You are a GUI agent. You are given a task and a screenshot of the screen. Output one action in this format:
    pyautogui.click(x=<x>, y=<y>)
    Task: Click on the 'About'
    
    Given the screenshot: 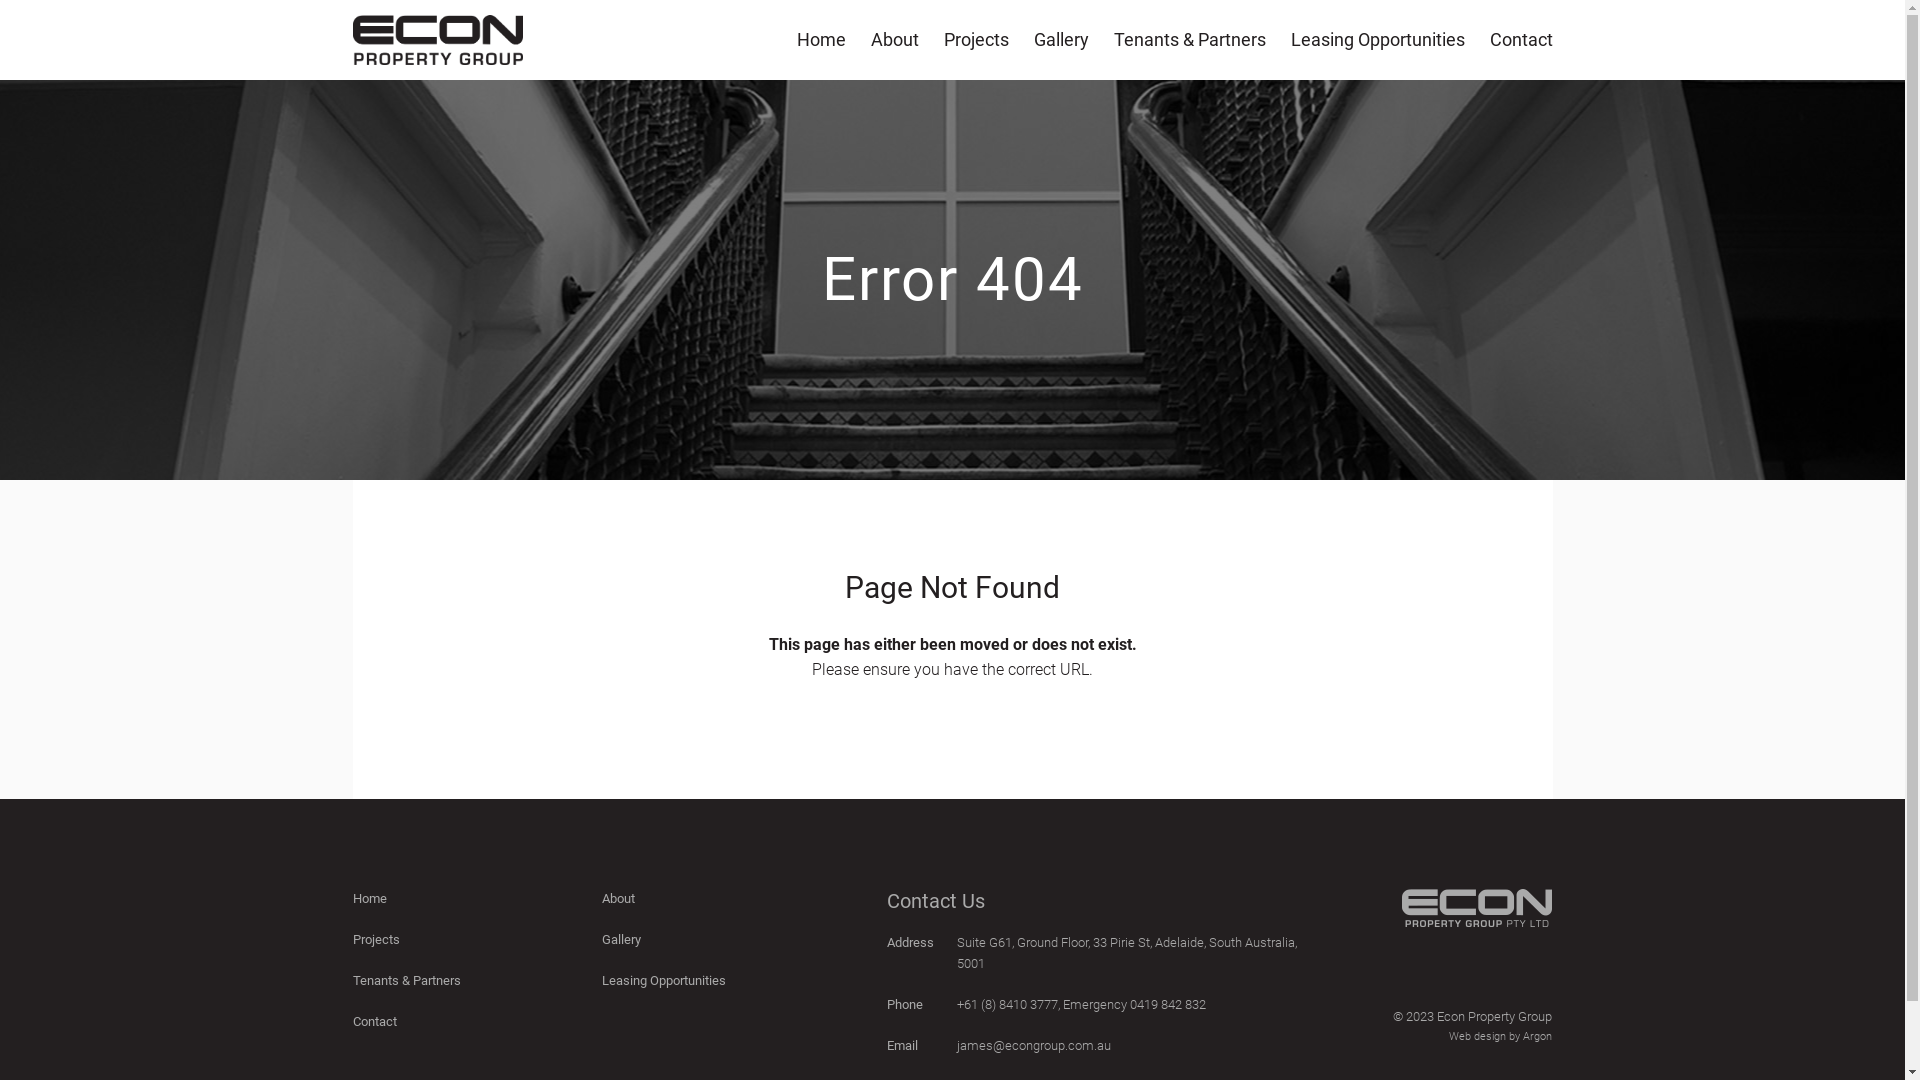 What is the action you would take?
    pyautogui.click(x=892, y=39)
    